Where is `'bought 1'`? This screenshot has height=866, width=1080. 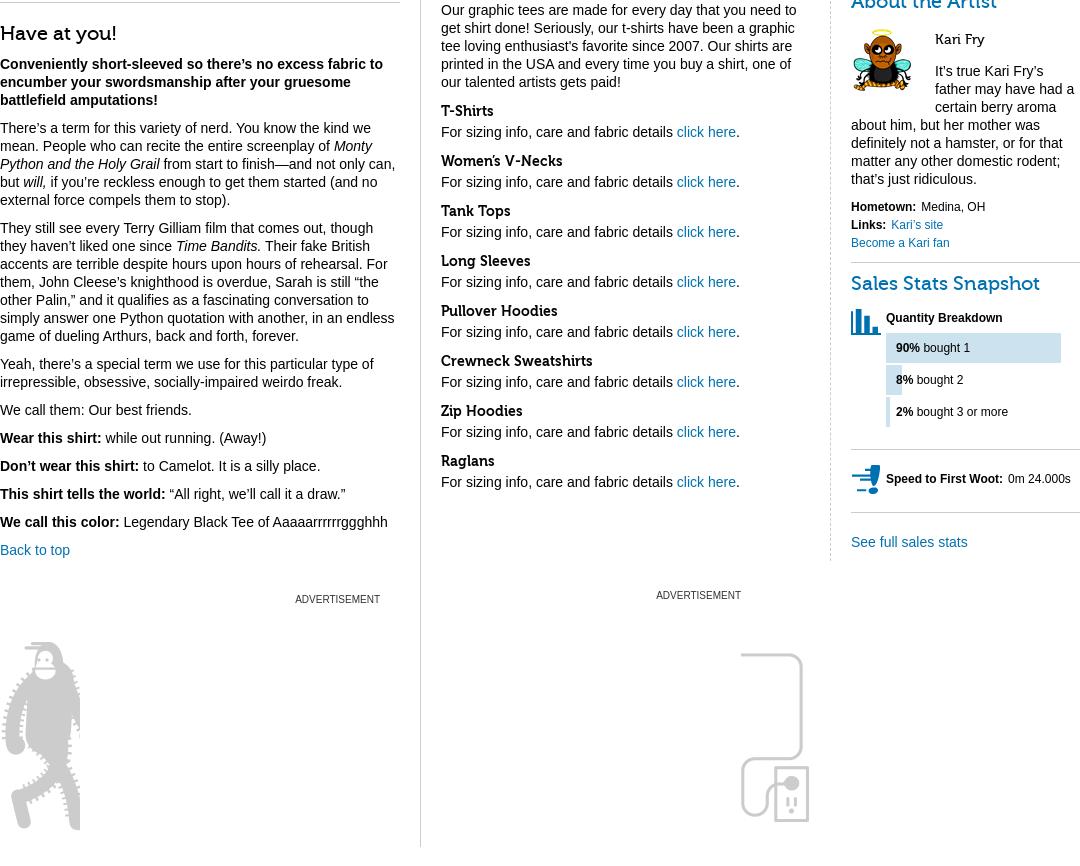
'bought 1' is located at coordinates (945, 346).